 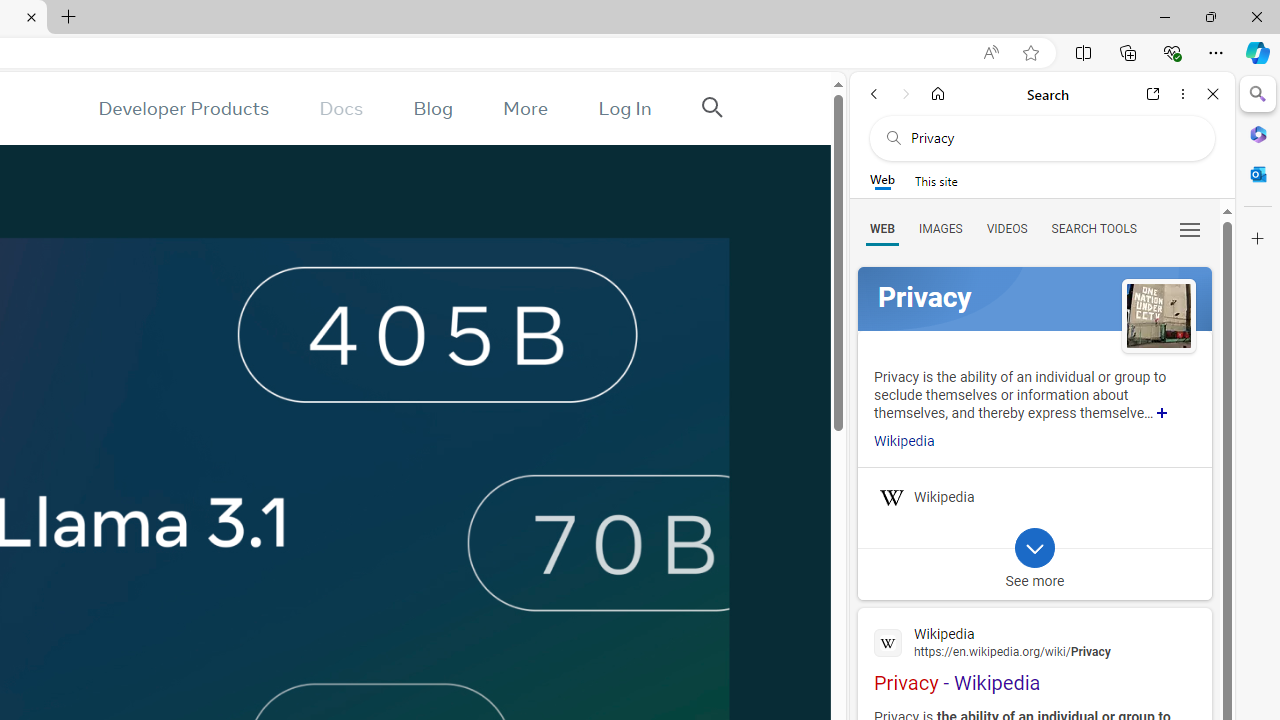 I want to click on 'Blog', so click(x=432, y=108).